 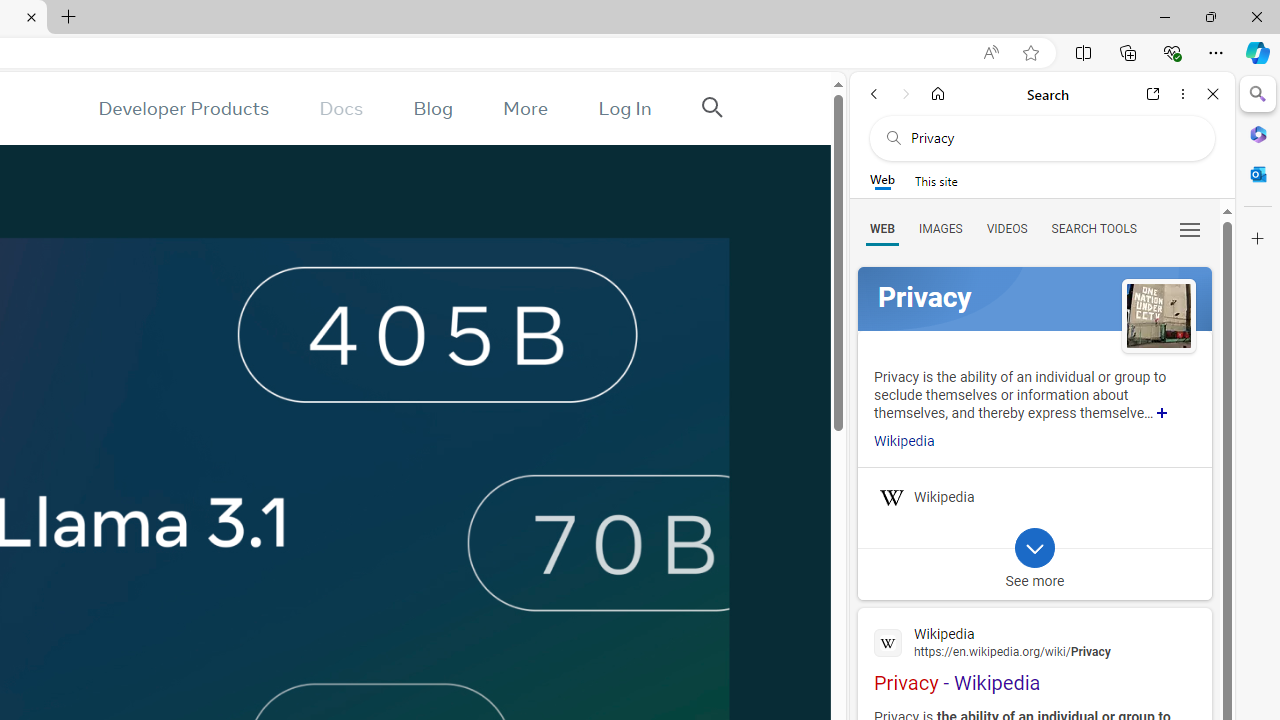 I want to click on 'Blog', so click(x=432, y=108).